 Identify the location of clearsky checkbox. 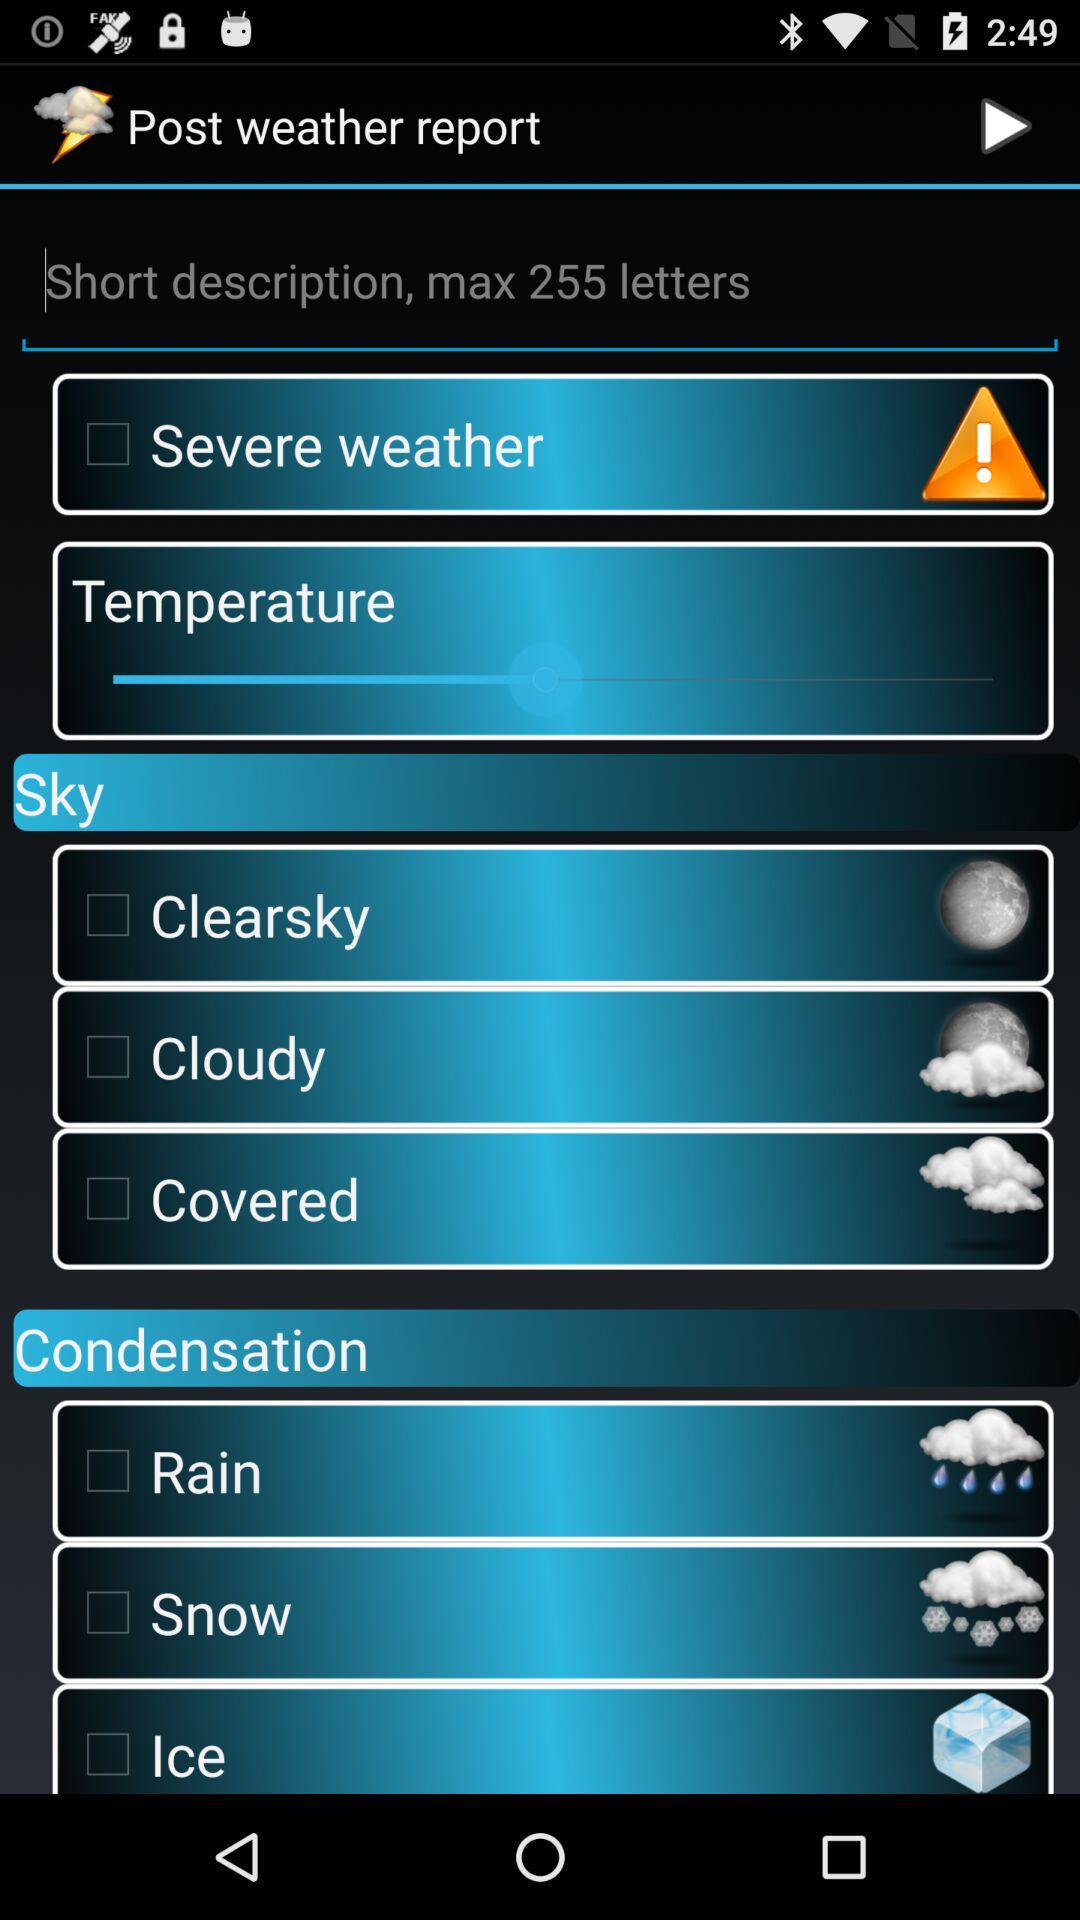
(489, 914).